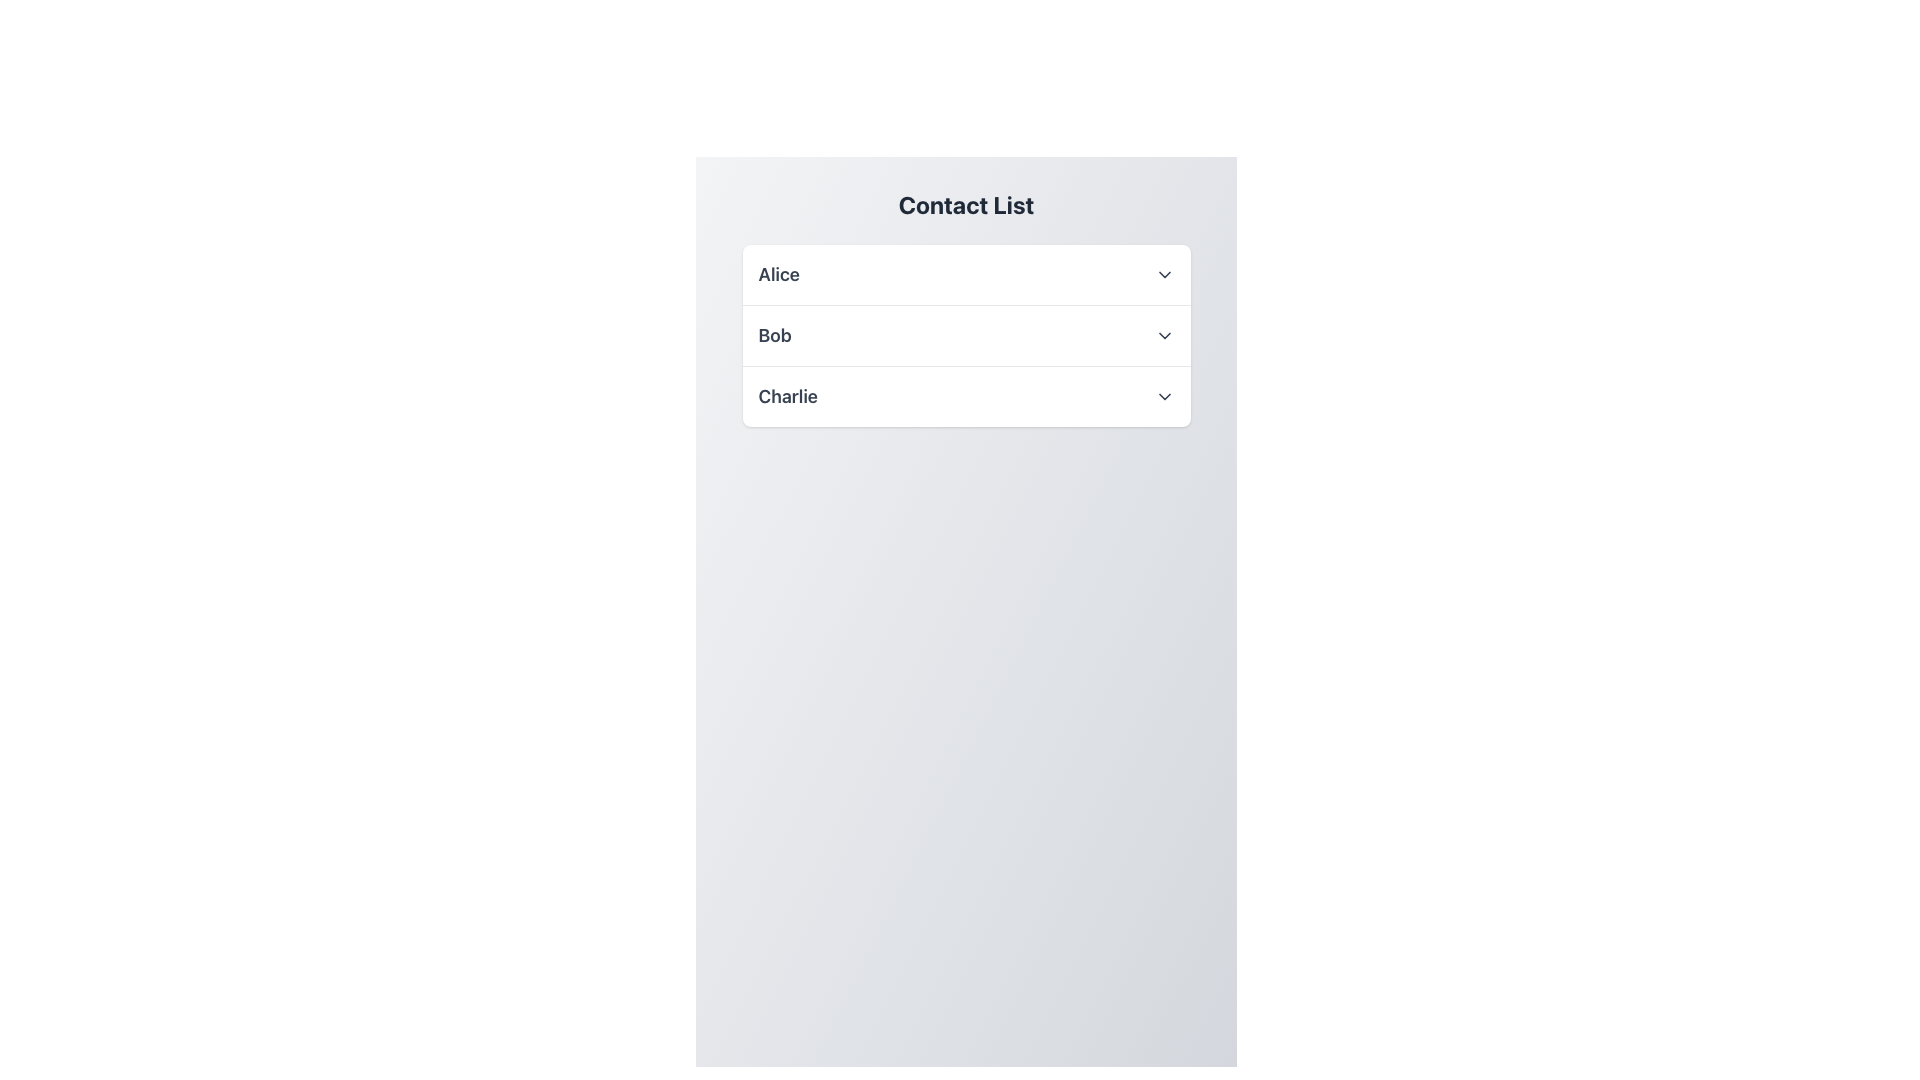  What do you see at coordinates (966, 334) in the screenshot?
I see `the interactive dropdown menu item labeled 'Bob'` at bounding box center [966, 334].